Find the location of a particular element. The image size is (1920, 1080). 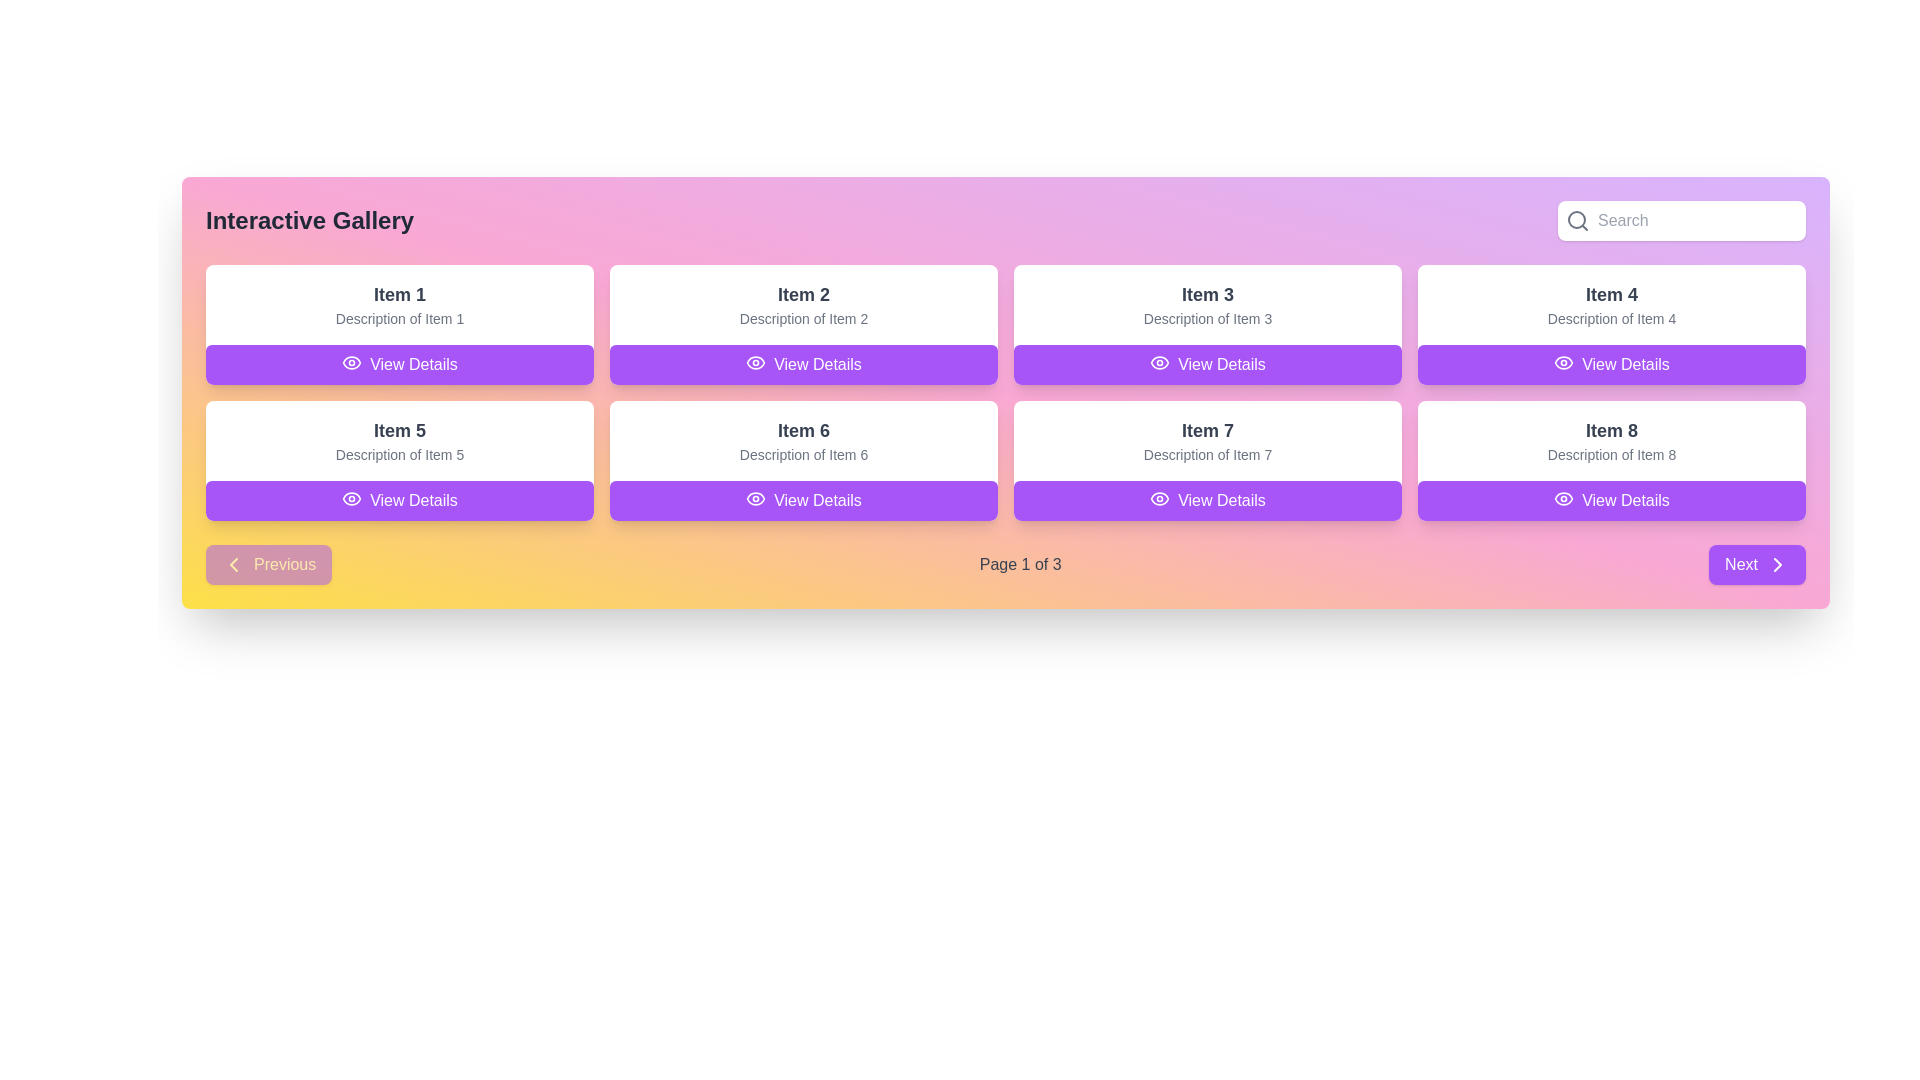

the eye icon within the 'View Details' button of the card titled 'Item 3' is located at coordinates (1160, 362).